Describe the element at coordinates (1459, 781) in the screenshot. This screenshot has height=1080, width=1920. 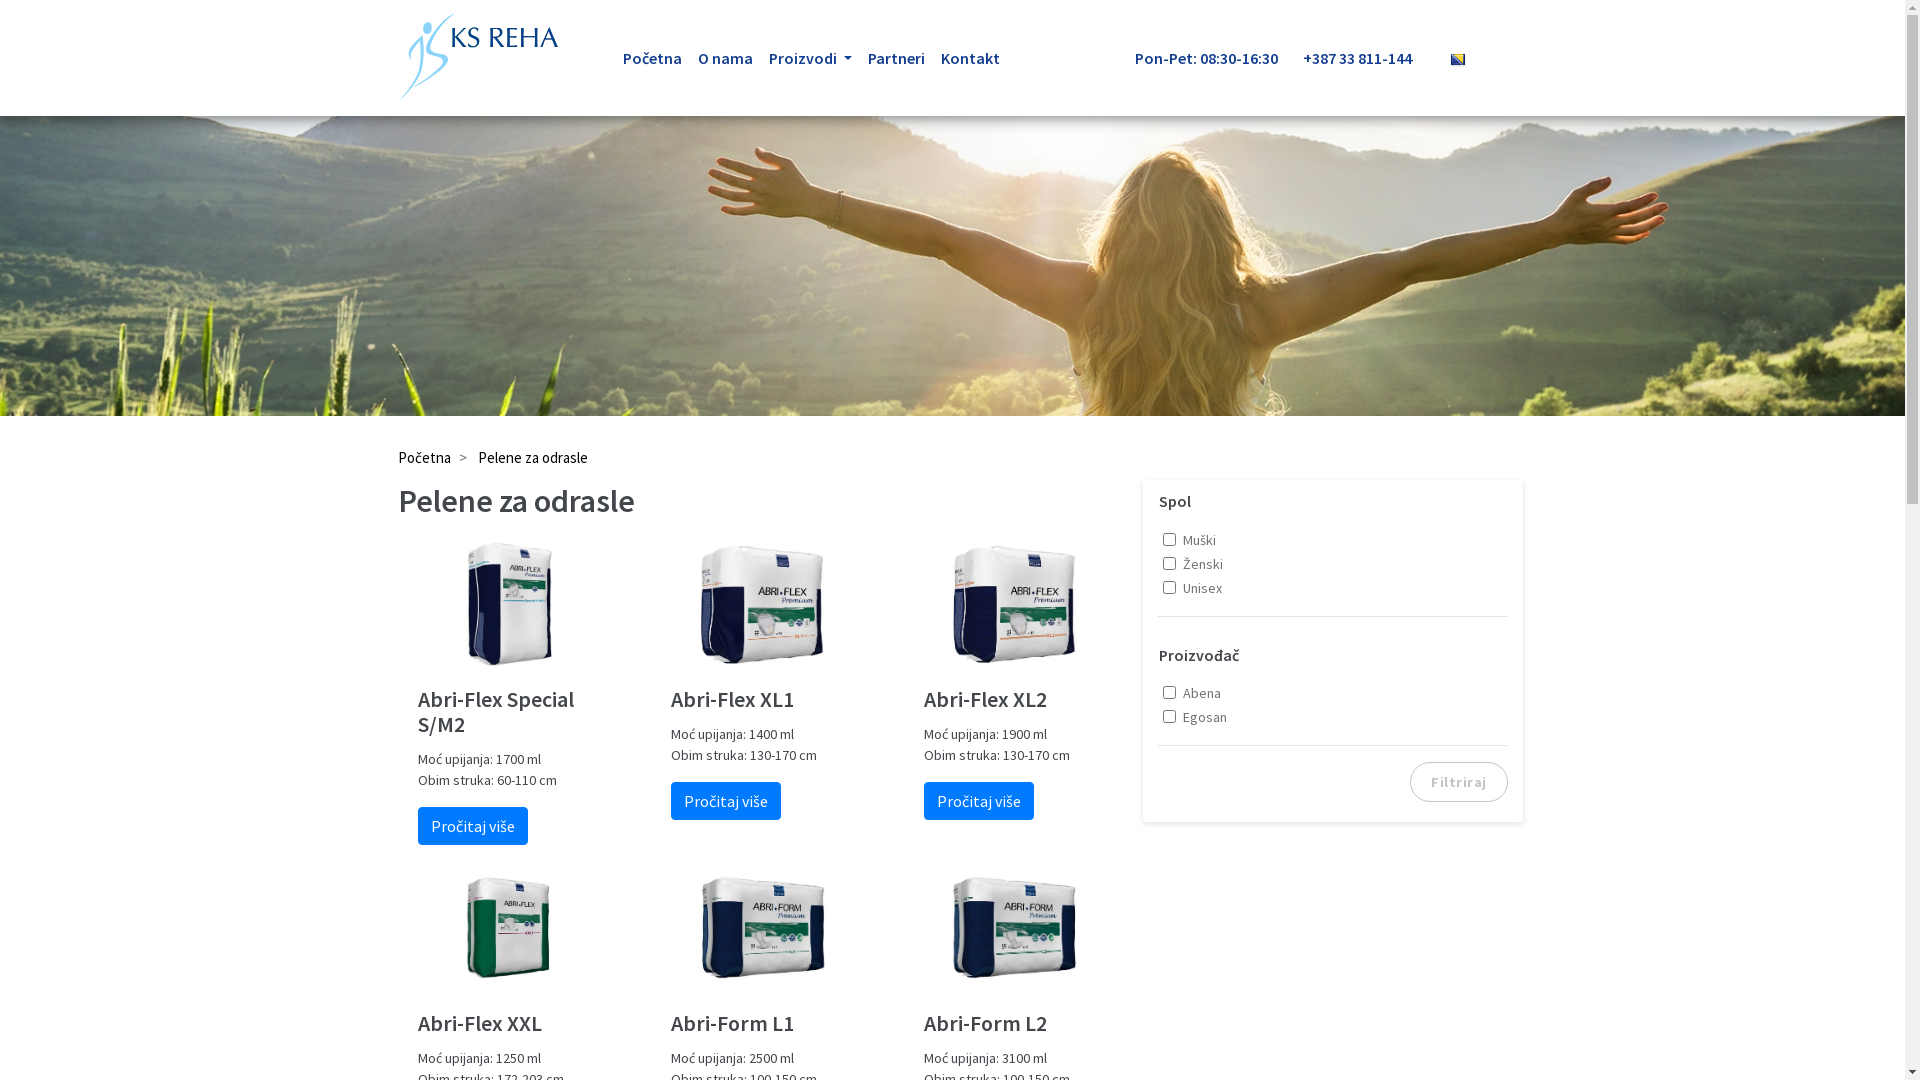
I see `'Filtriraj'` at that location.